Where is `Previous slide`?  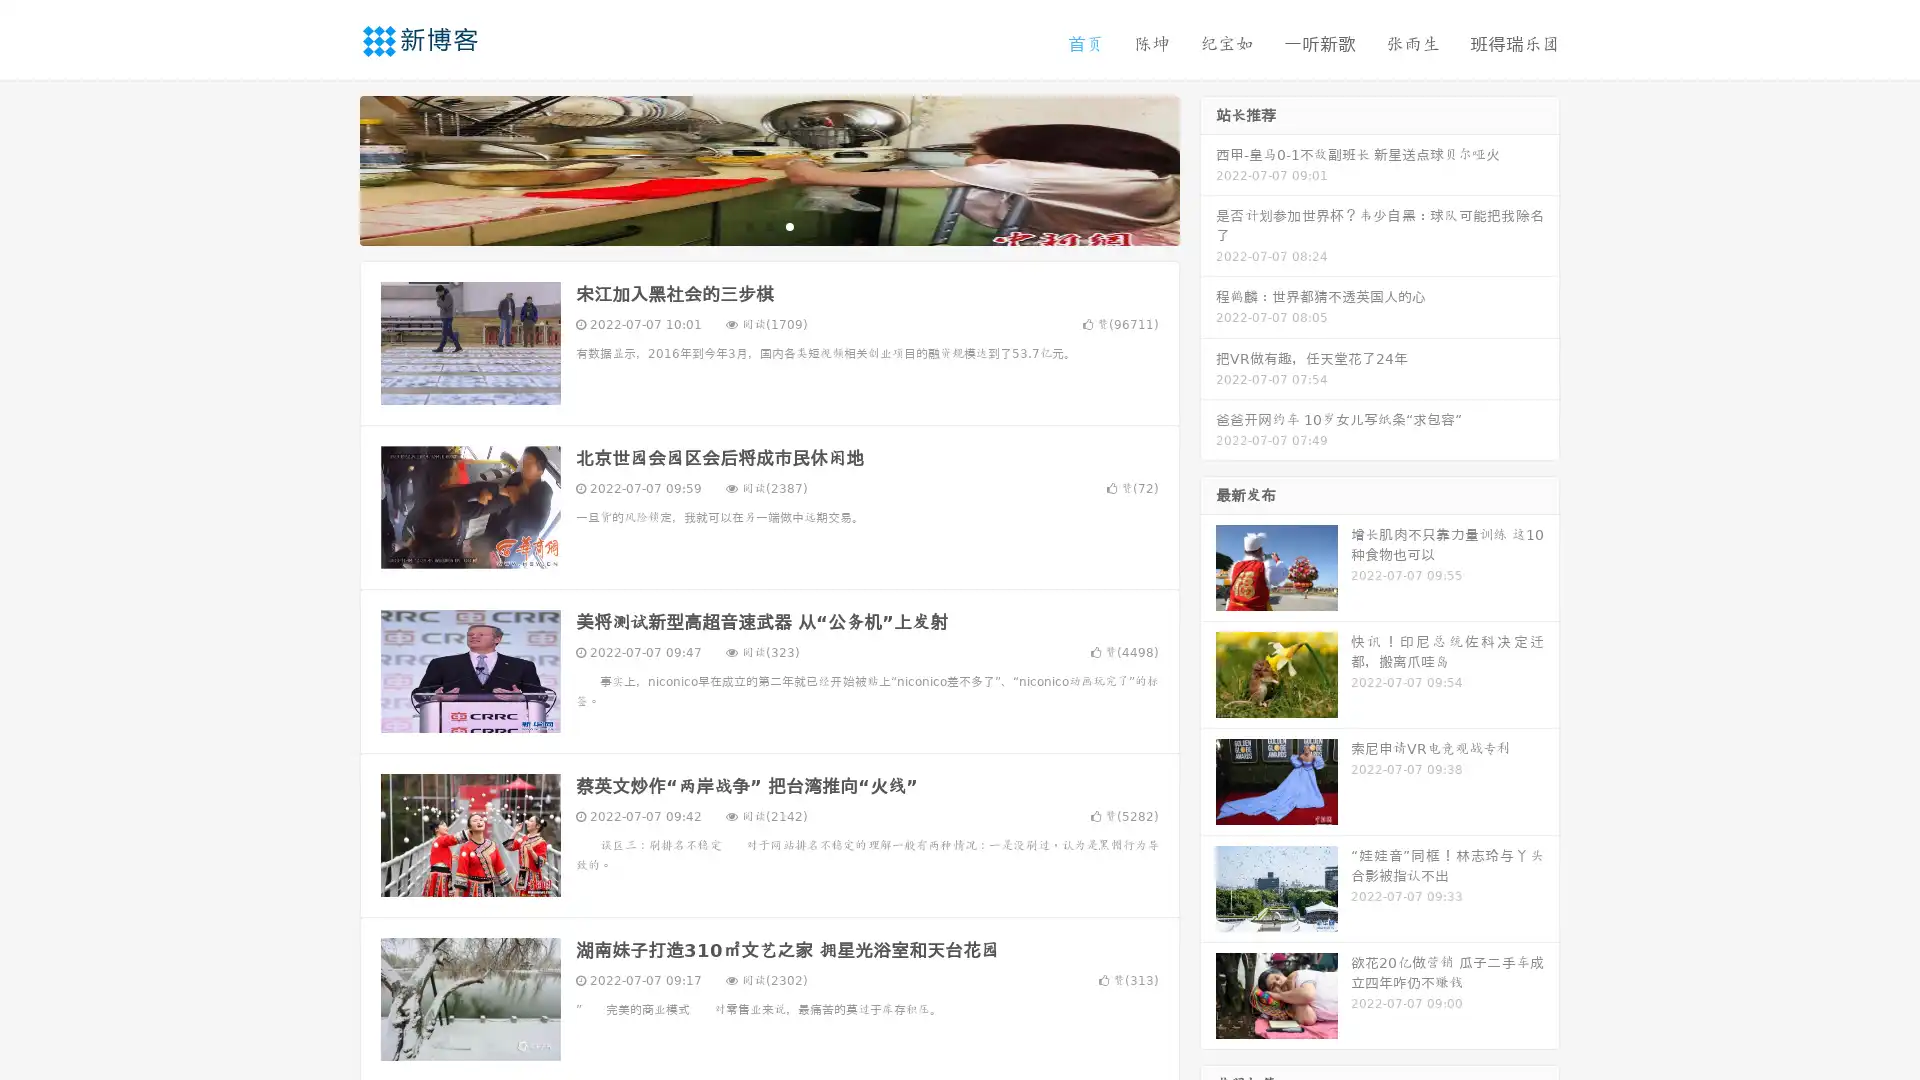 Previous slide is located at coordinates (330, 168).